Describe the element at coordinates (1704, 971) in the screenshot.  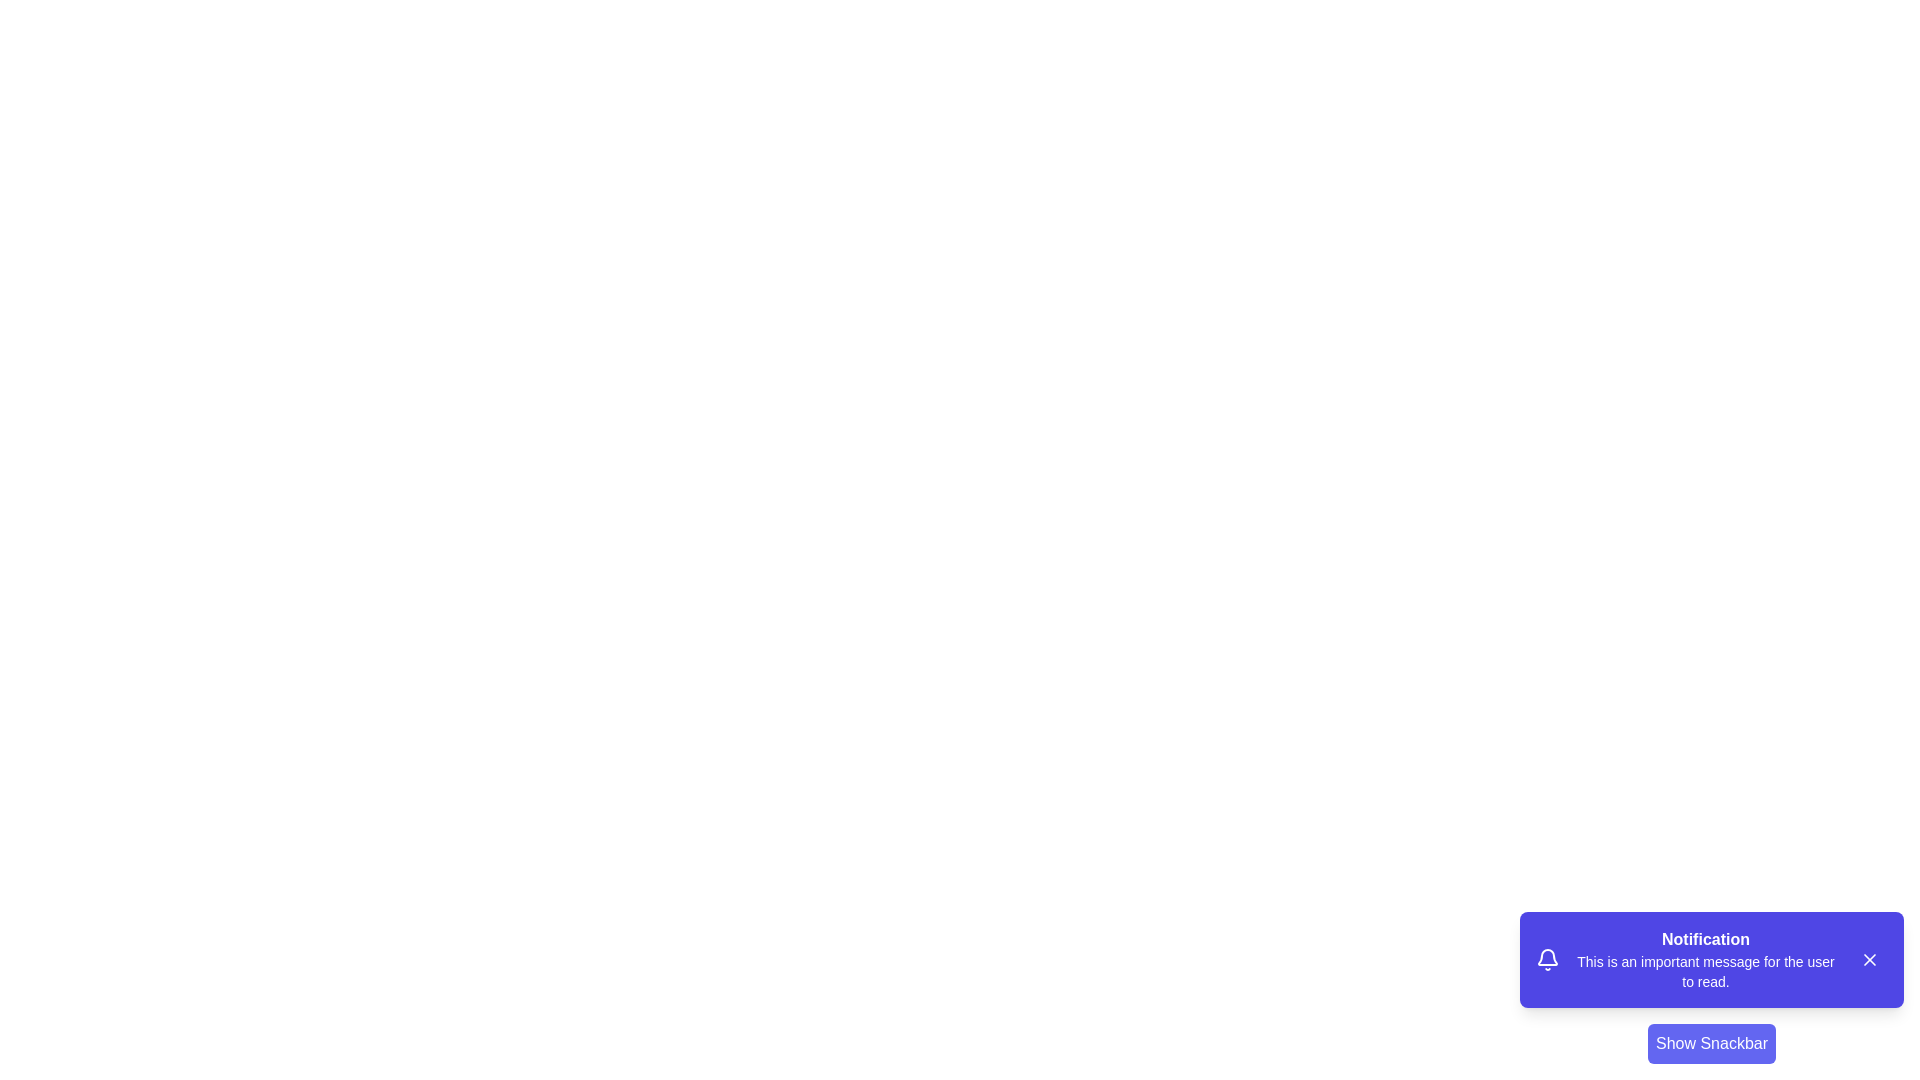
I see `text displayed in the notification text label located at the bottom right corner of the interface, beneath the title 'Notification'` at that location.